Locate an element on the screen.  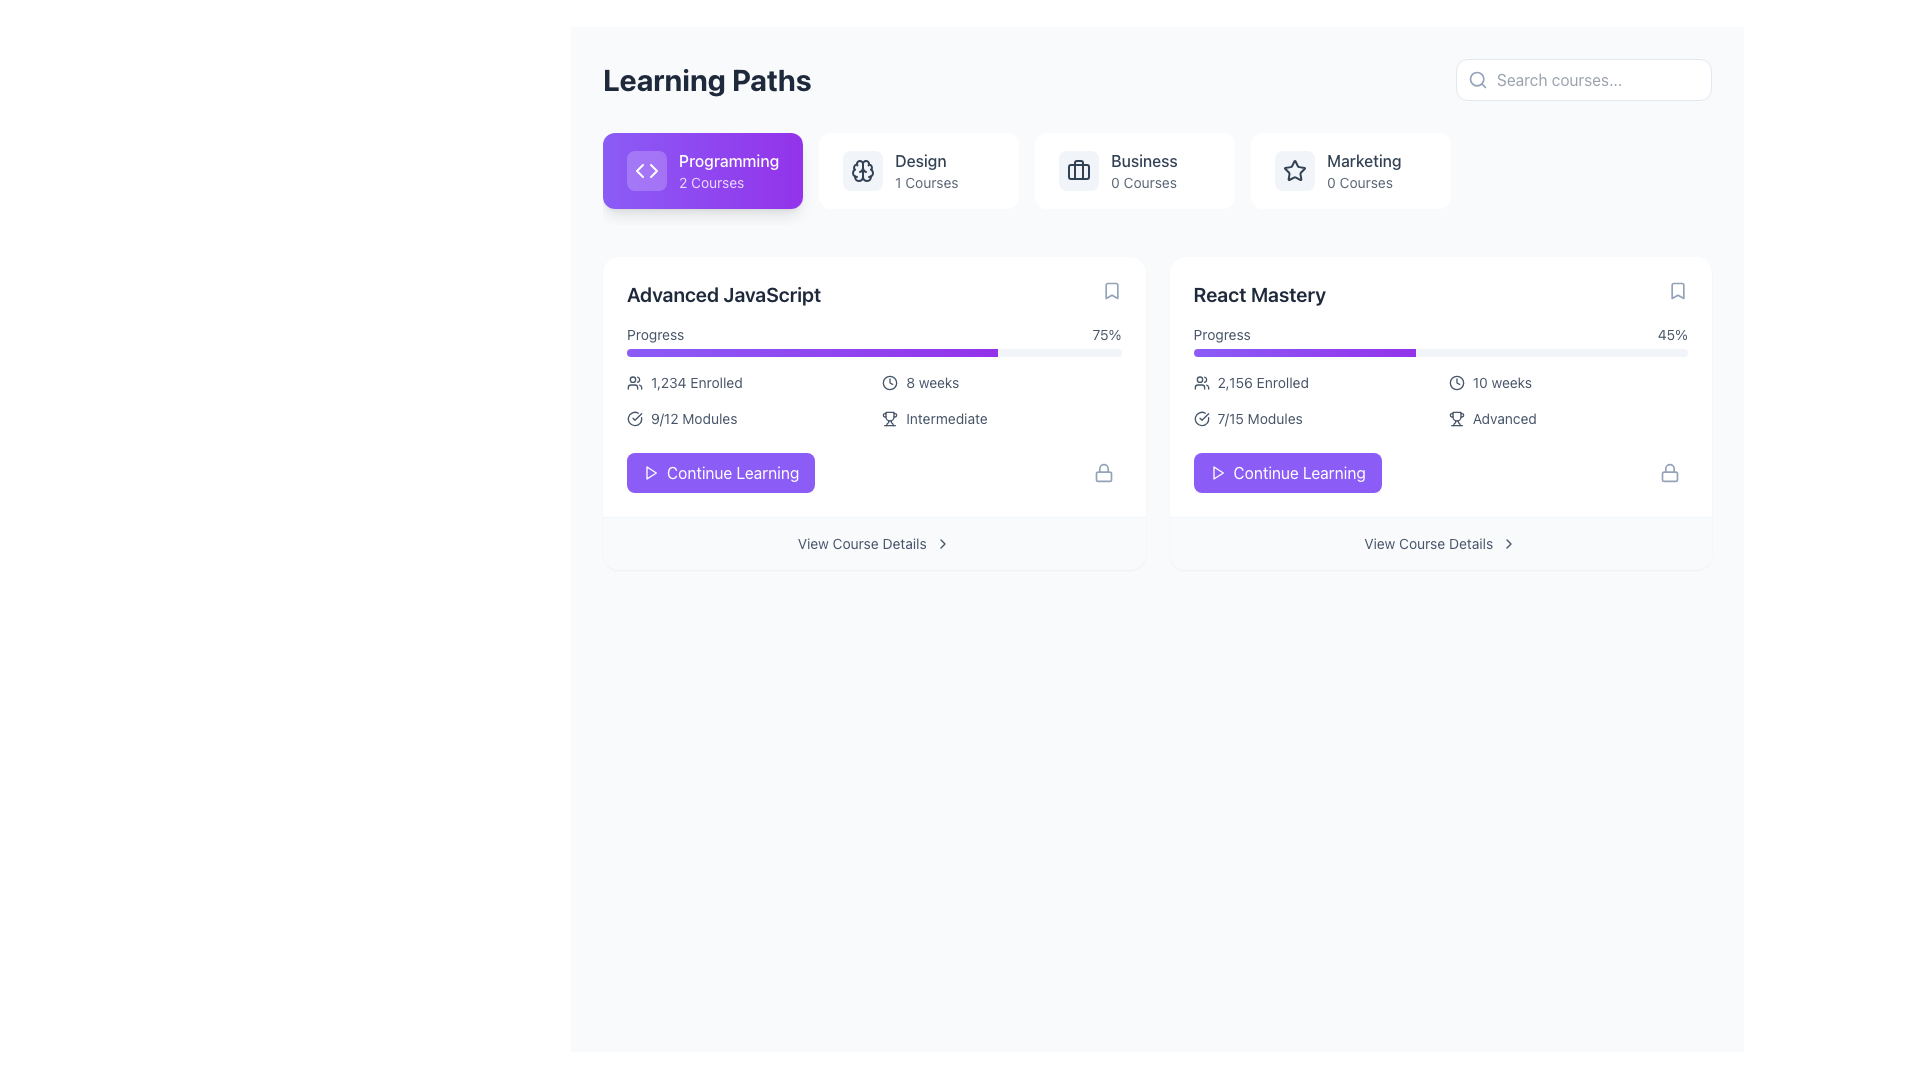
the clock icon and the text '10 weeks.' in the second card of the 'React Mastery' section, specifically the second item from the top in the right column is located at coordinates (1567, 382).